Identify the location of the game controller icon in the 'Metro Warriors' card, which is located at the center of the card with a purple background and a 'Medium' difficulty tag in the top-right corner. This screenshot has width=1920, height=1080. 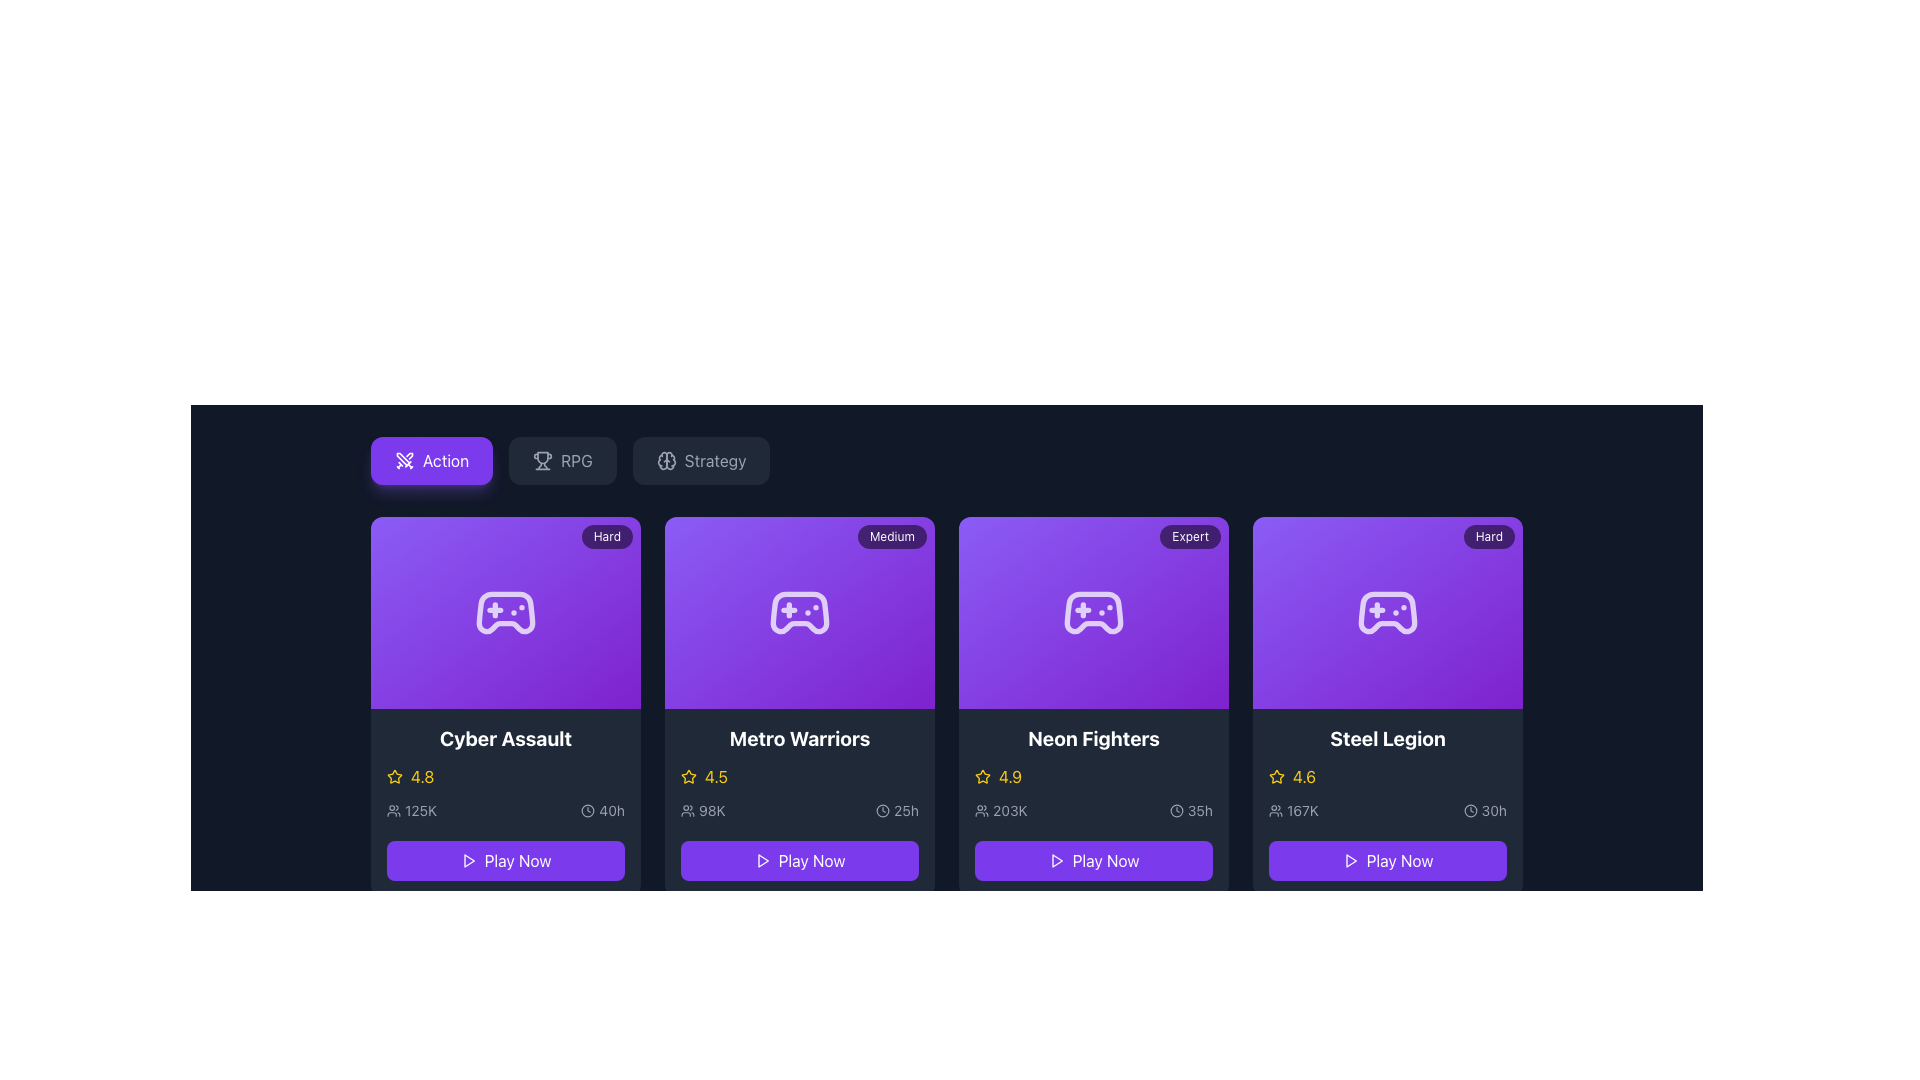
(800, 612).